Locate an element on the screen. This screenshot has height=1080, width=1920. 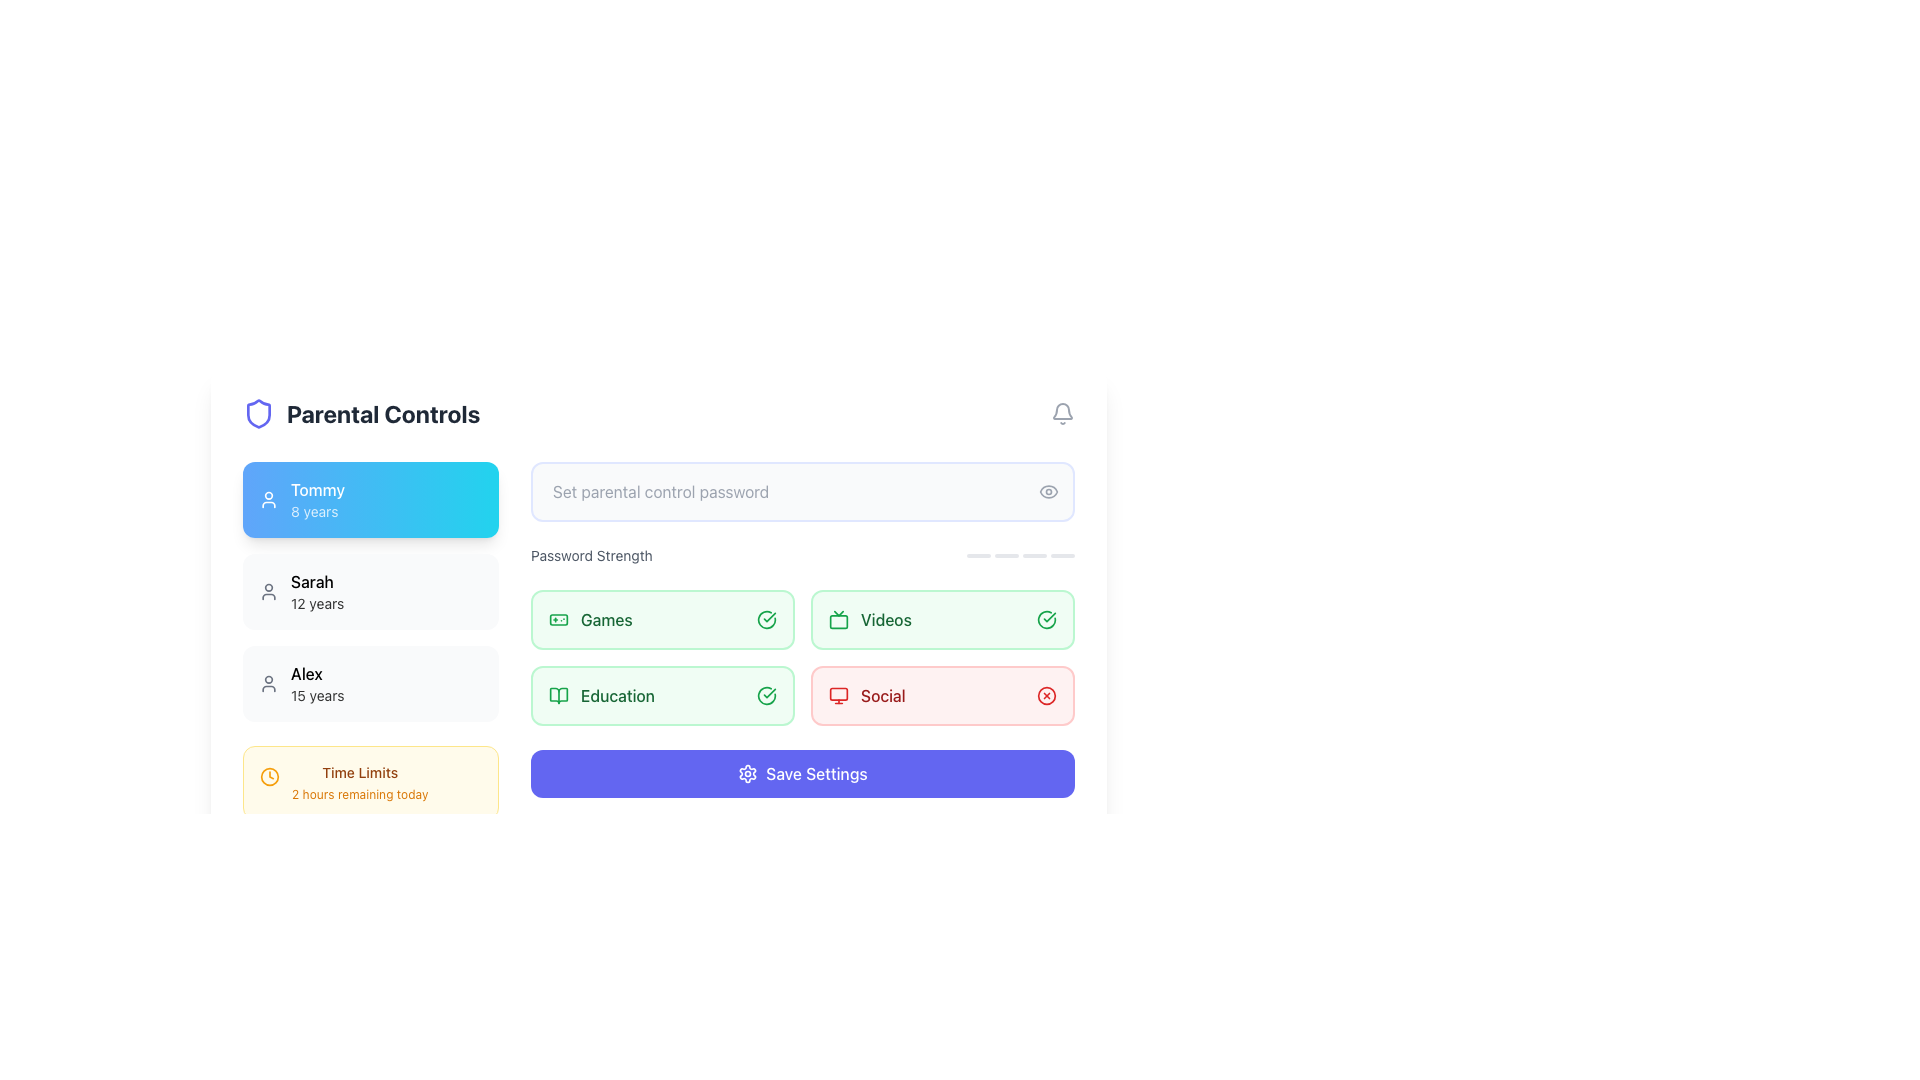
the 'Social' category card, which is the fourth item in the list styled with a red border and background, containing a monitor icon on the left and an 'x' icon on the right is located at coordinates (941, 694).